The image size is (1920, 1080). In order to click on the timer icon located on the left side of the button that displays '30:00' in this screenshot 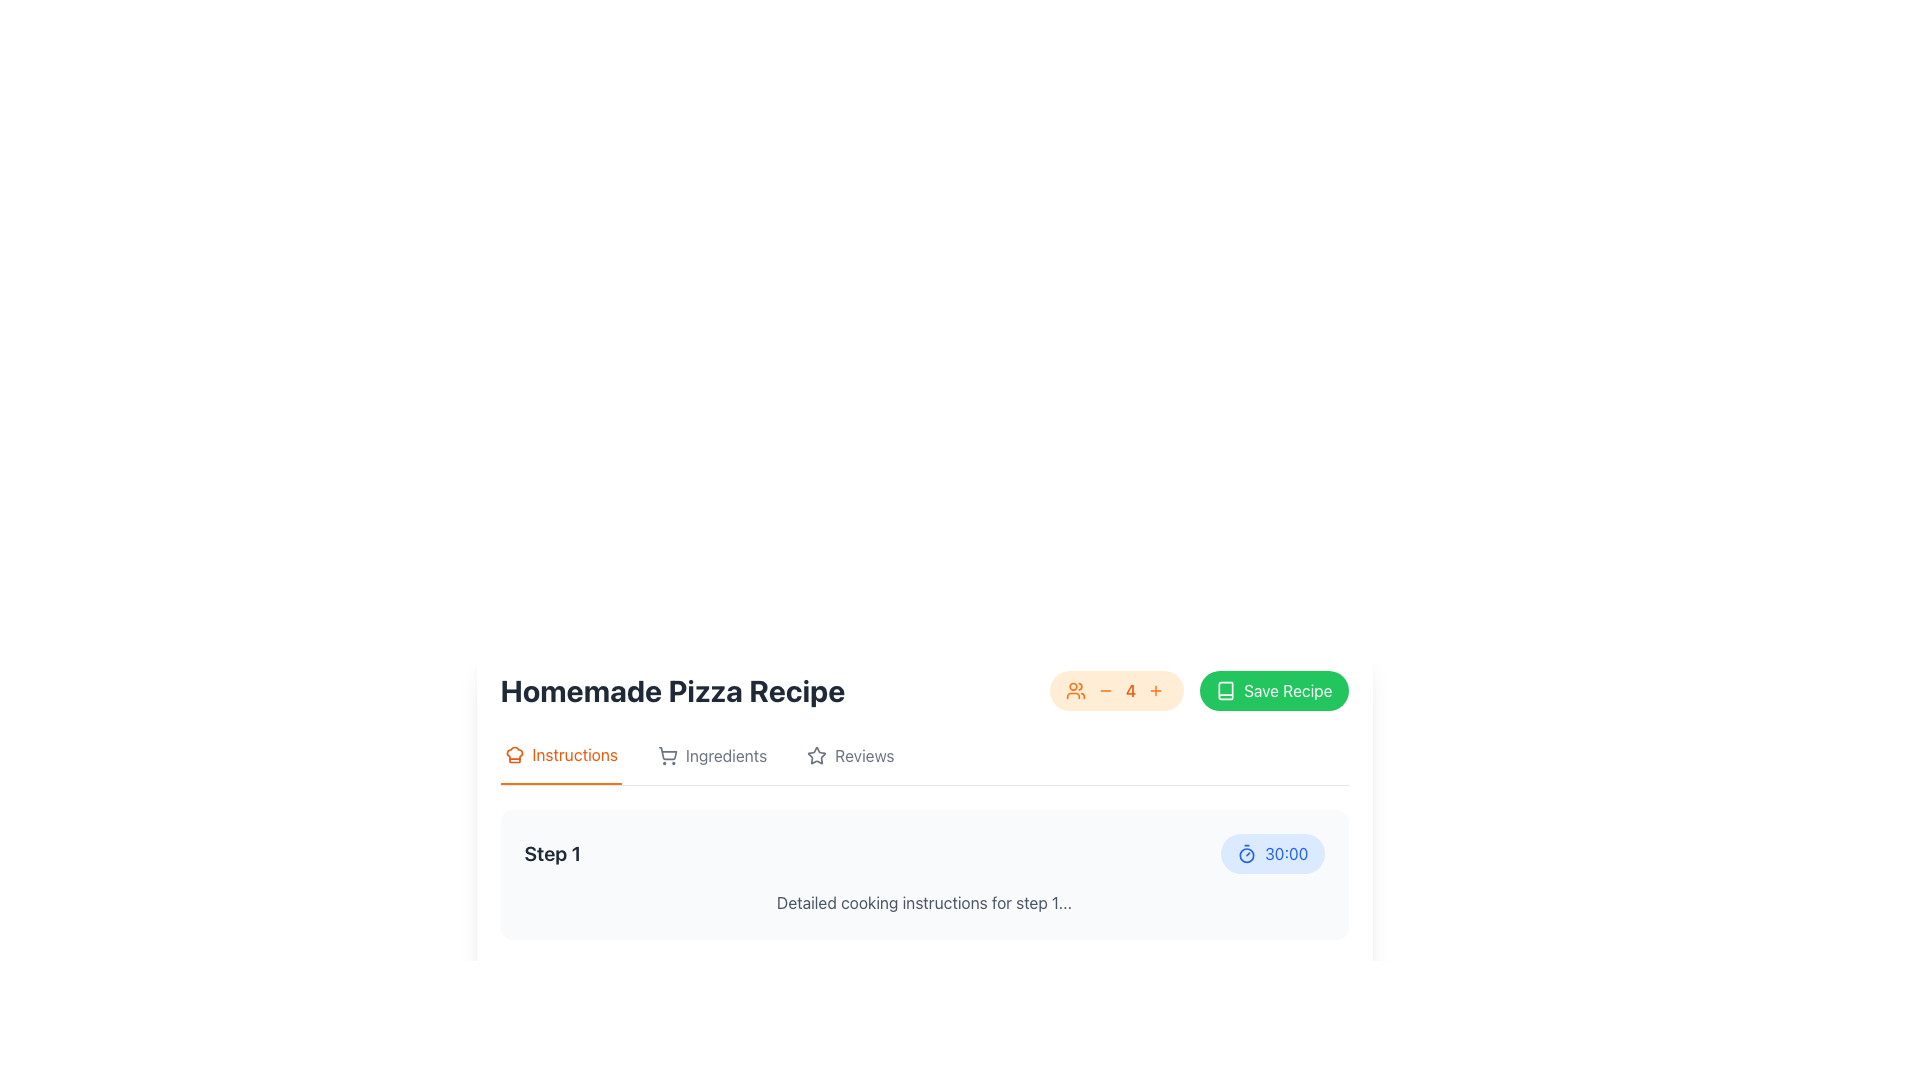, I will do `click(1246, 853)`.